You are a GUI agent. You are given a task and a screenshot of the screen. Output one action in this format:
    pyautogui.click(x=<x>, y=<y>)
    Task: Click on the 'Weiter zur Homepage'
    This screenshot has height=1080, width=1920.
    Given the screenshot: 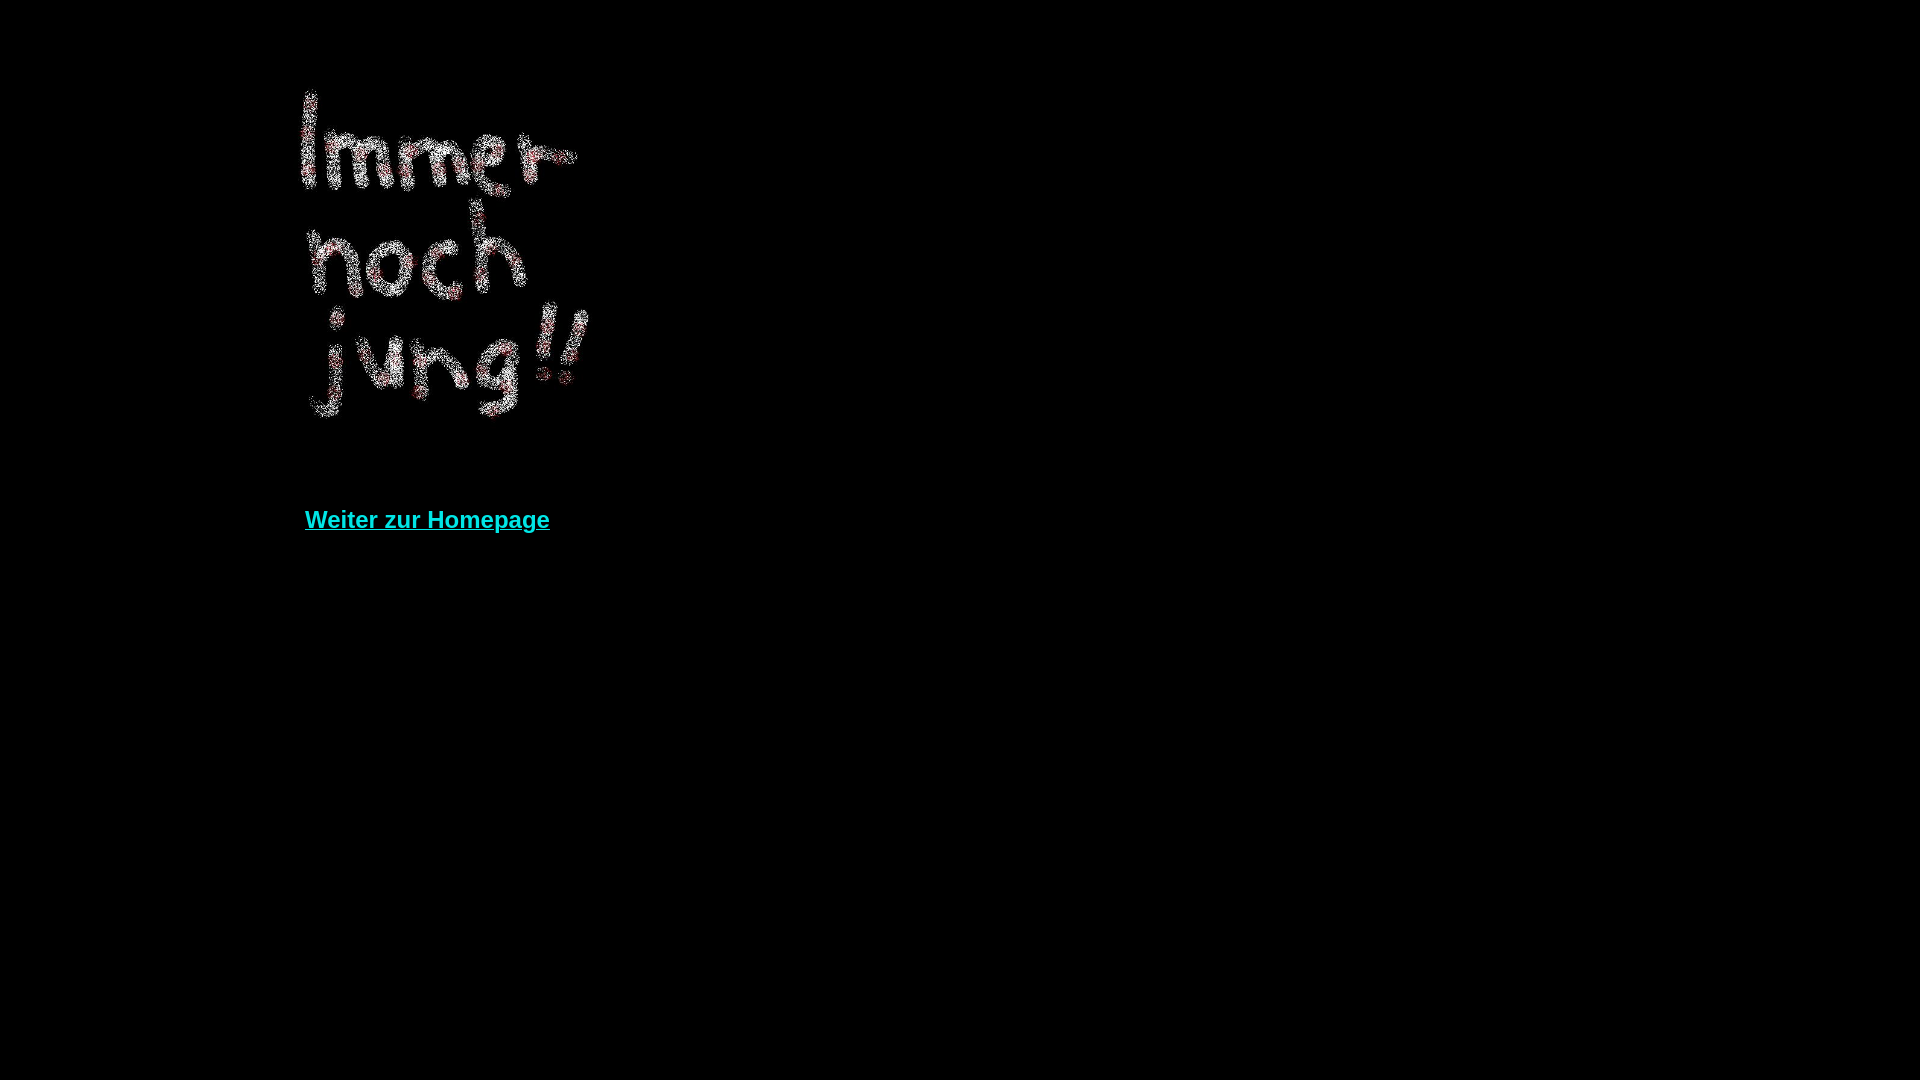 What is the action you would take?
    pyautogui.click(x=426, y=521)
    